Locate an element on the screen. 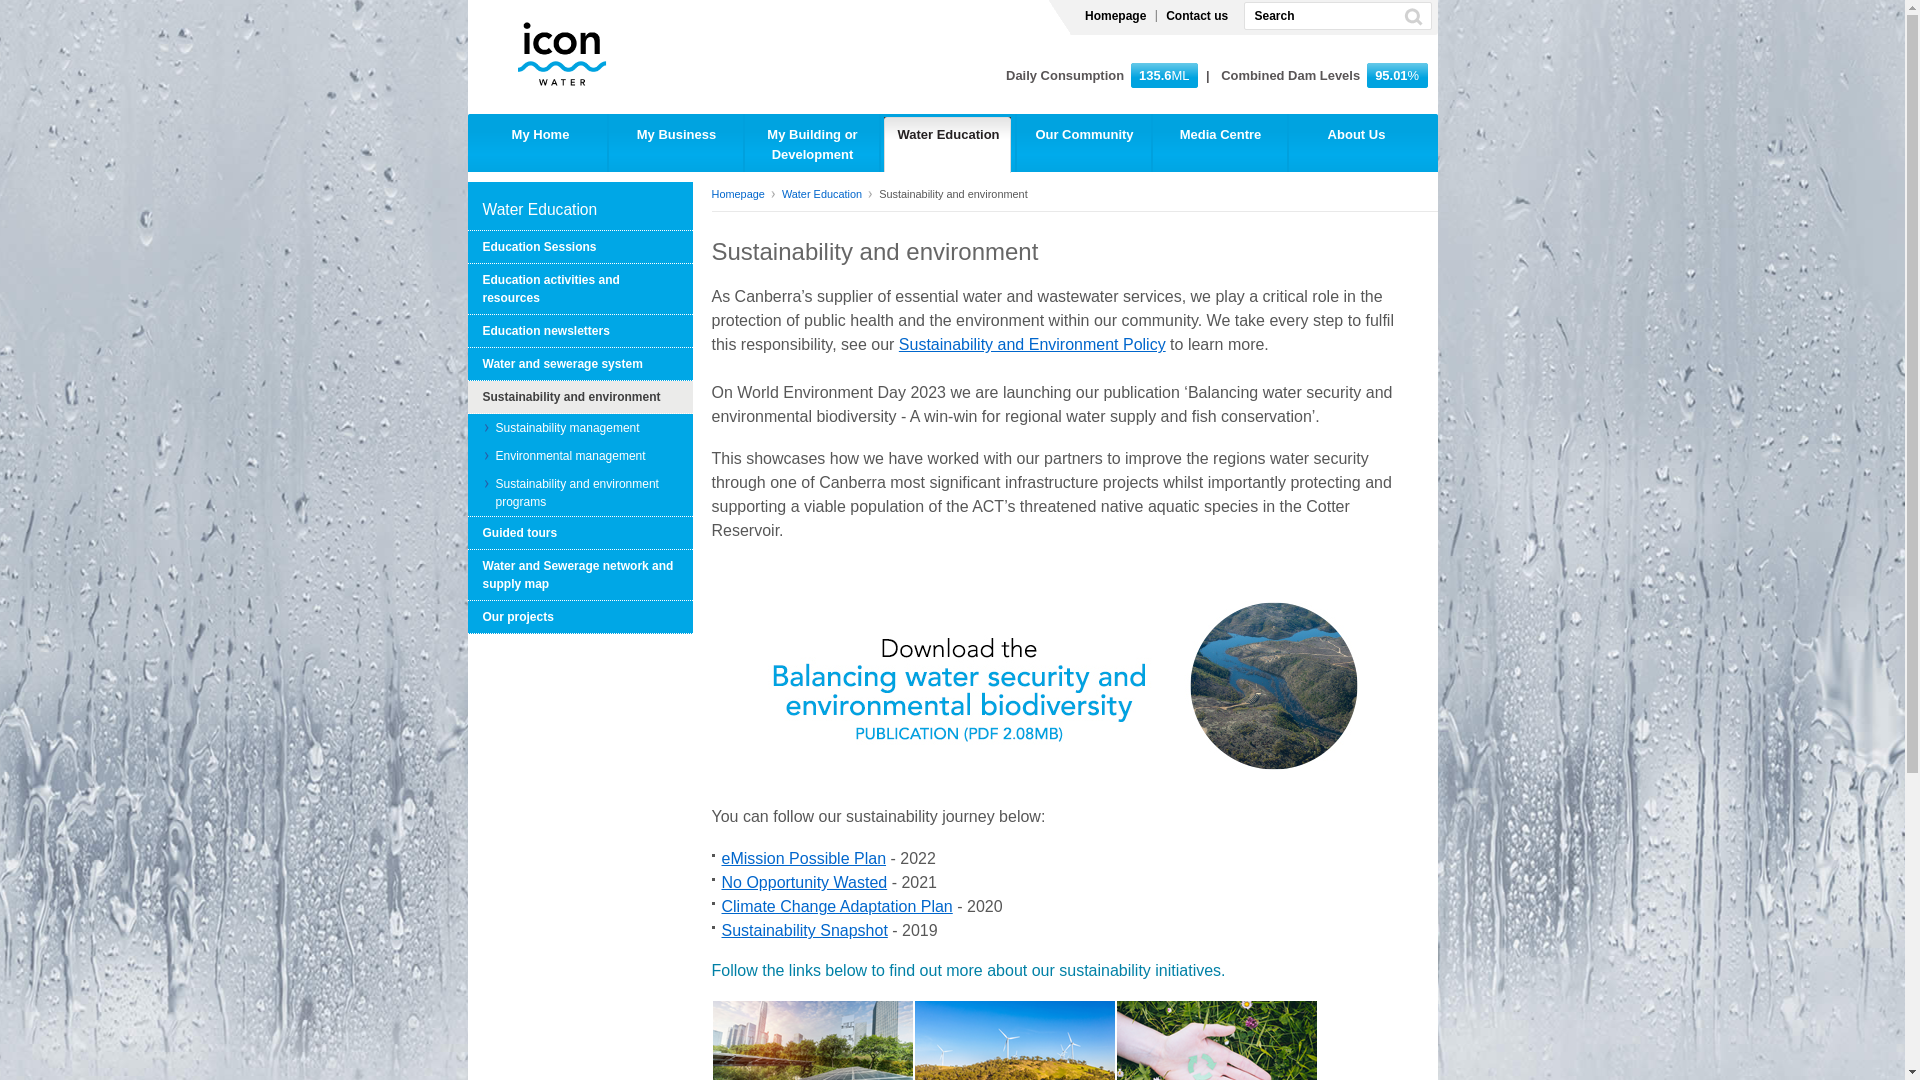 This screenshot has width=1920, height=1080. 'Sustainability Snapshot' is located at coordinates (805, 930).